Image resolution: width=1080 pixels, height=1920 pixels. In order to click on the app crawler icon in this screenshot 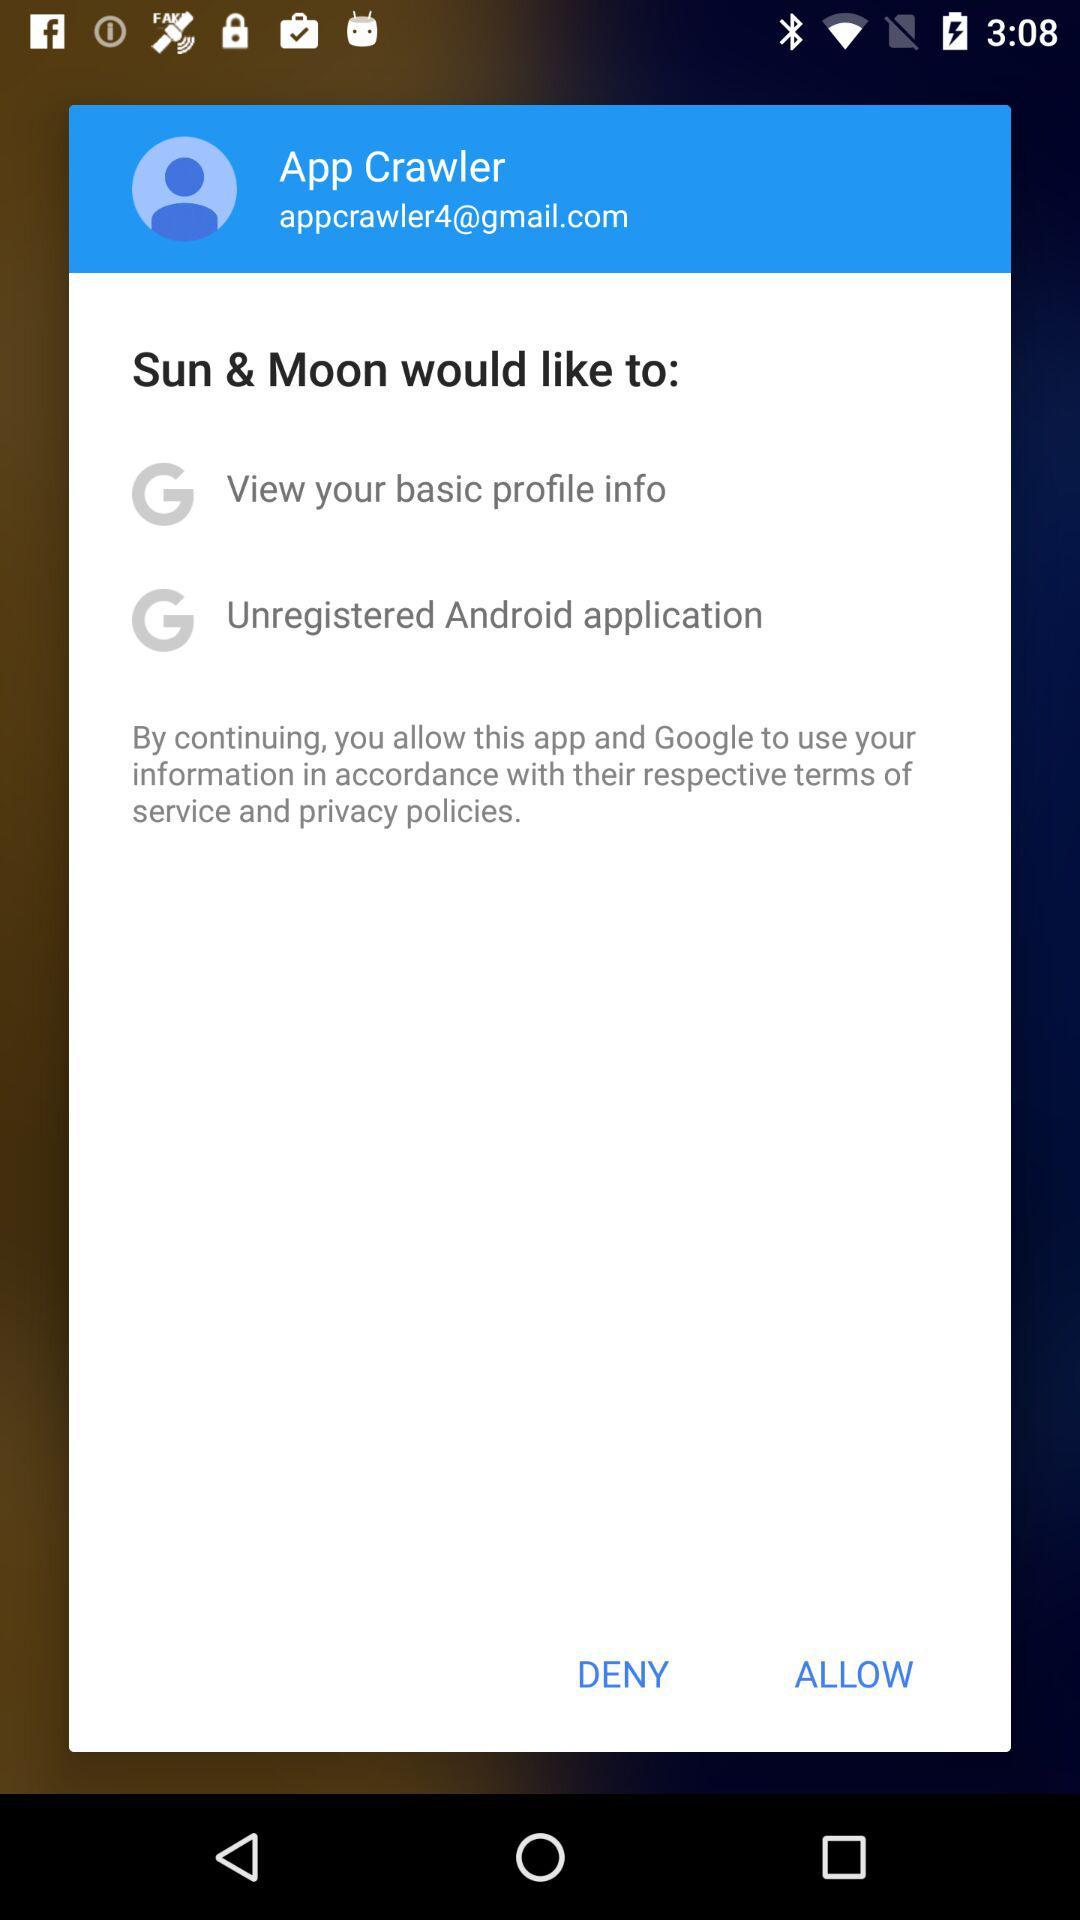, I will do `click(392, 164)`.